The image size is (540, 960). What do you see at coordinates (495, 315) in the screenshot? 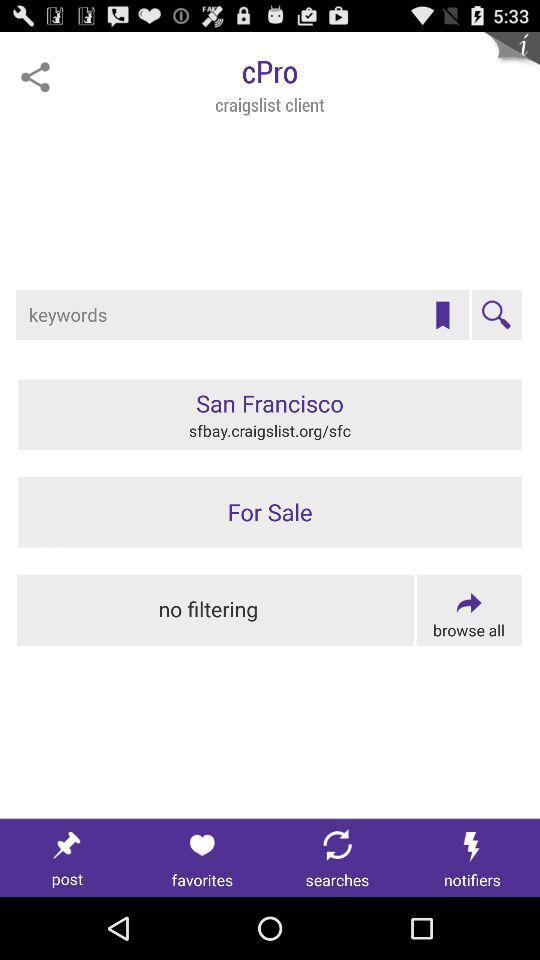
I see `the item below cpro item` at bounding box center [495, 315].